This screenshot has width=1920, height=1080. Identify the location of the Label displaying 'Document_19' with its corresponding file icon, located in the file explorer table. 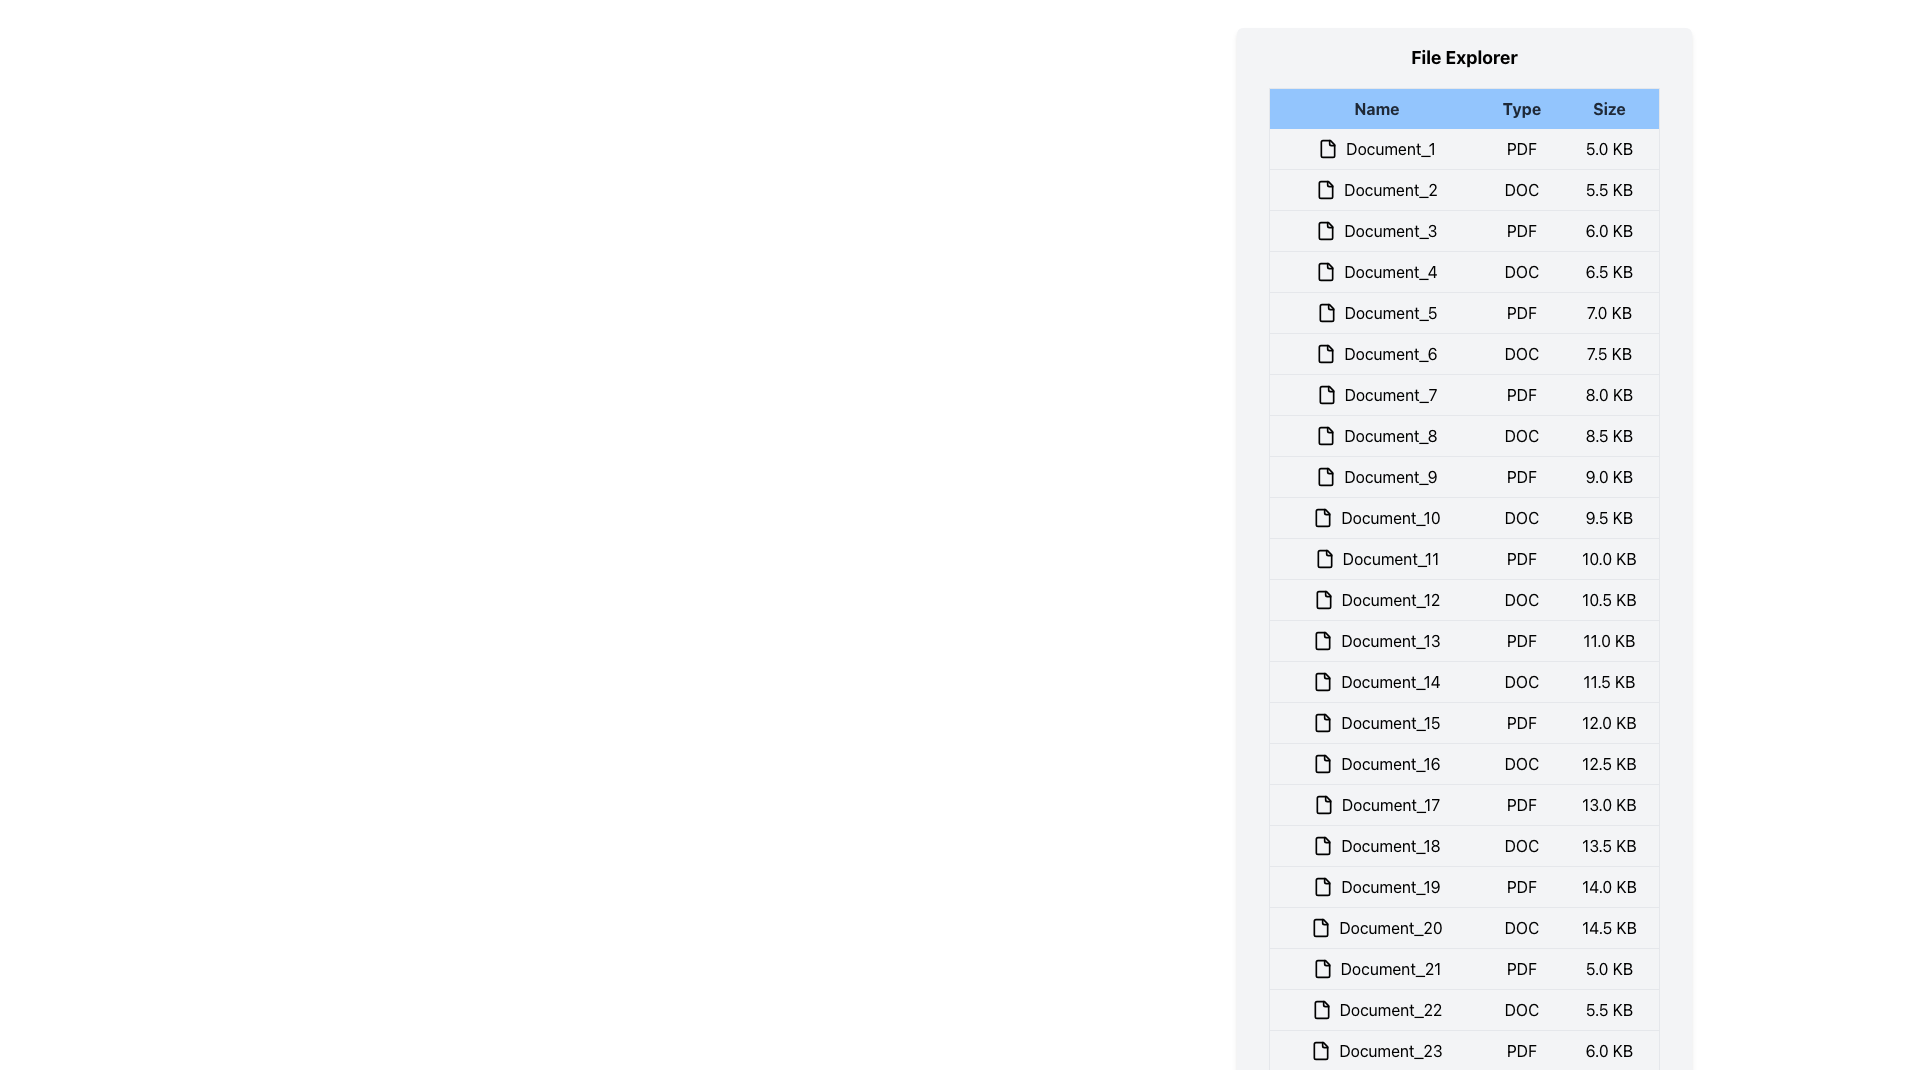
(1376, 886).